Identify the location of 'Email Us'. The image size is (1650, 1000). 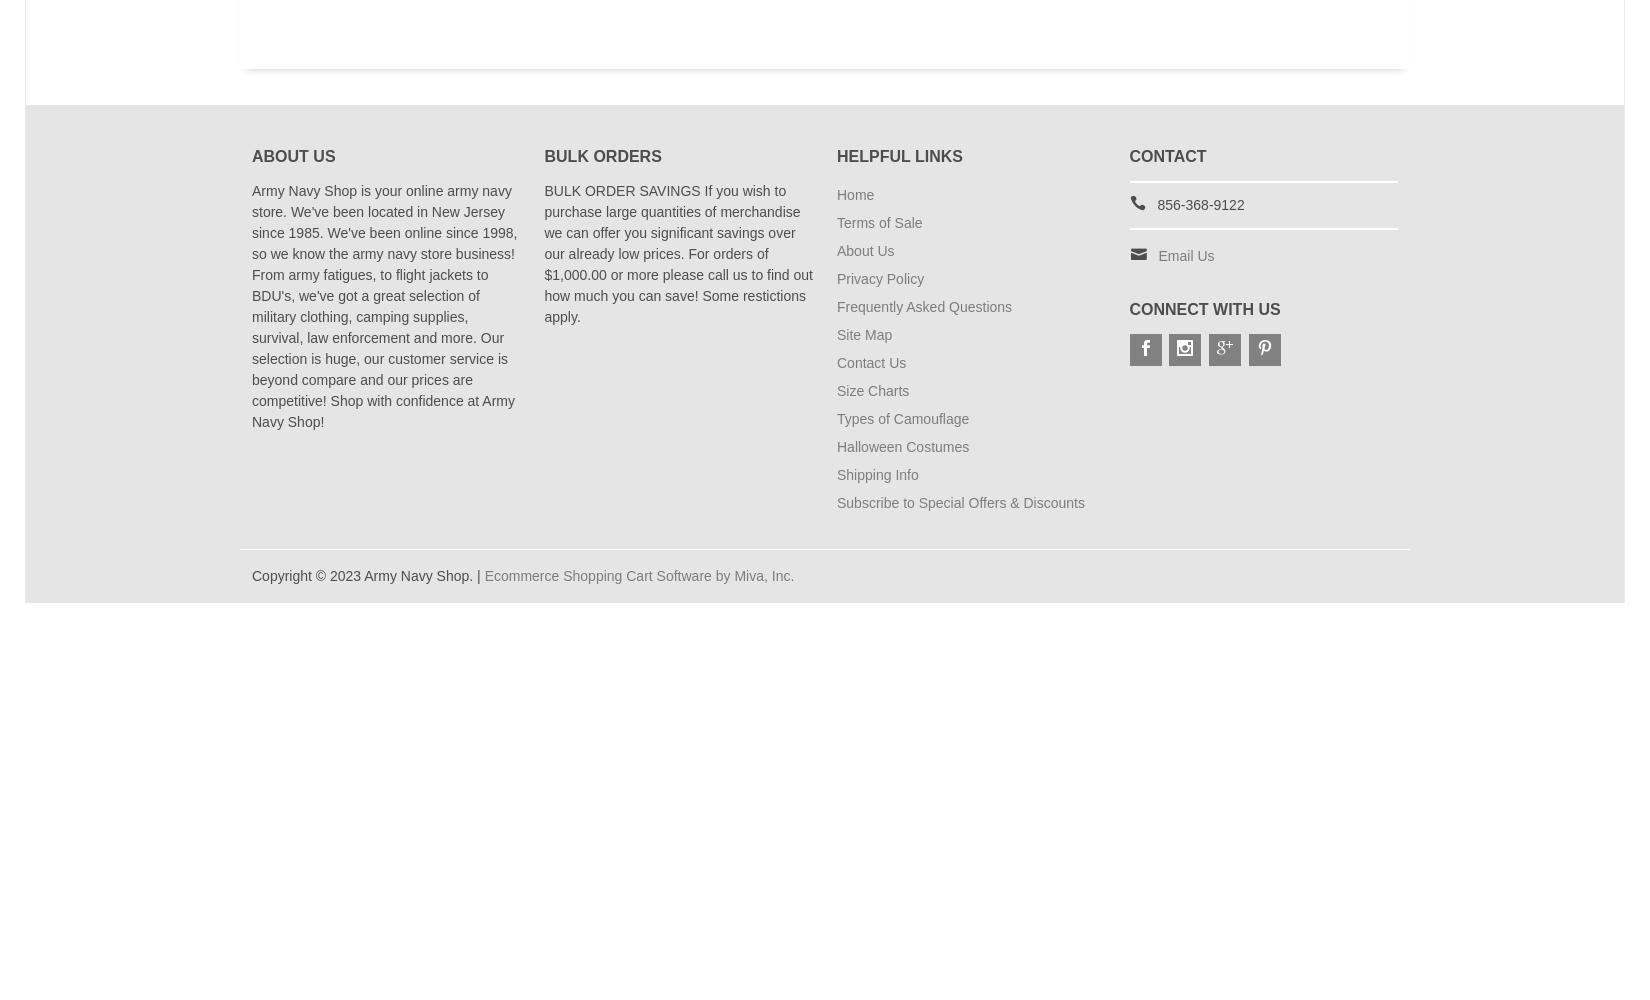
(1157, 255).